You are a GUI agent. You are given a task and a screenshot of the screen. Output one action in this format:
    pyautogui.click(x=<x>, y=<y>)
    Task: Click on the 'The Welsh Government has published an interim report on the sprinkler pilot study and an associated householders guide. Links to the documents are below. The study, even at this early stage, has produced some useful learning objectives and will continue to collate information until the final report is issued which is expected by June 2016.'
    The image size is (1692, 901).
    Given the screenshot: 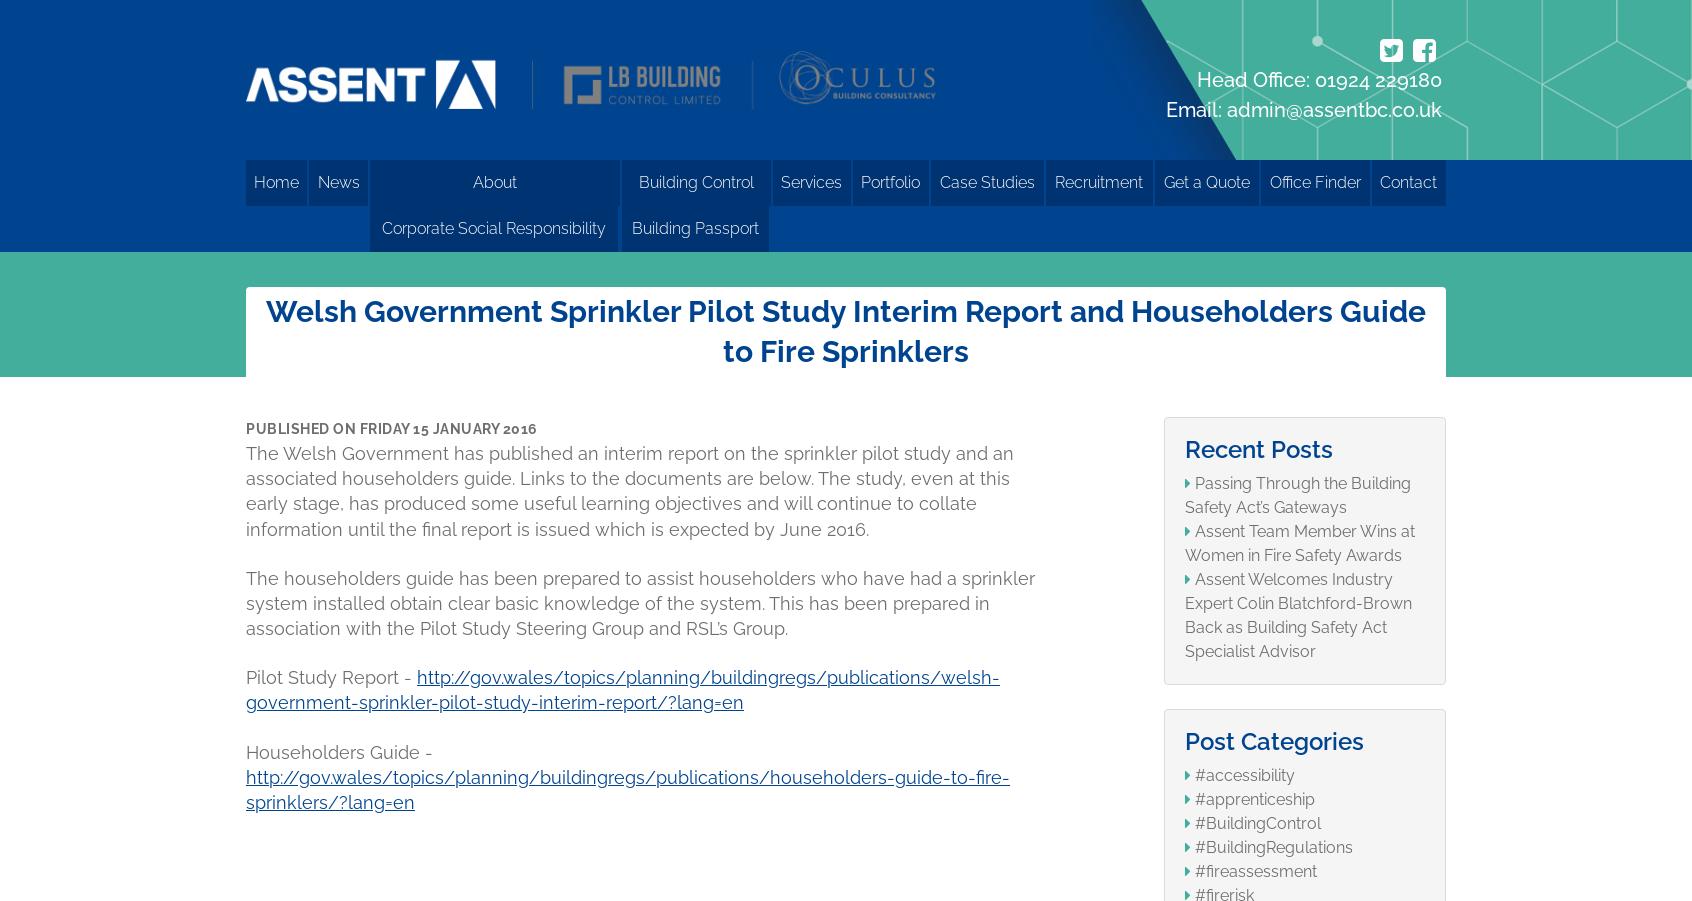 What is the action you would take?
    pyautogui.click(x=628, y=490)
    